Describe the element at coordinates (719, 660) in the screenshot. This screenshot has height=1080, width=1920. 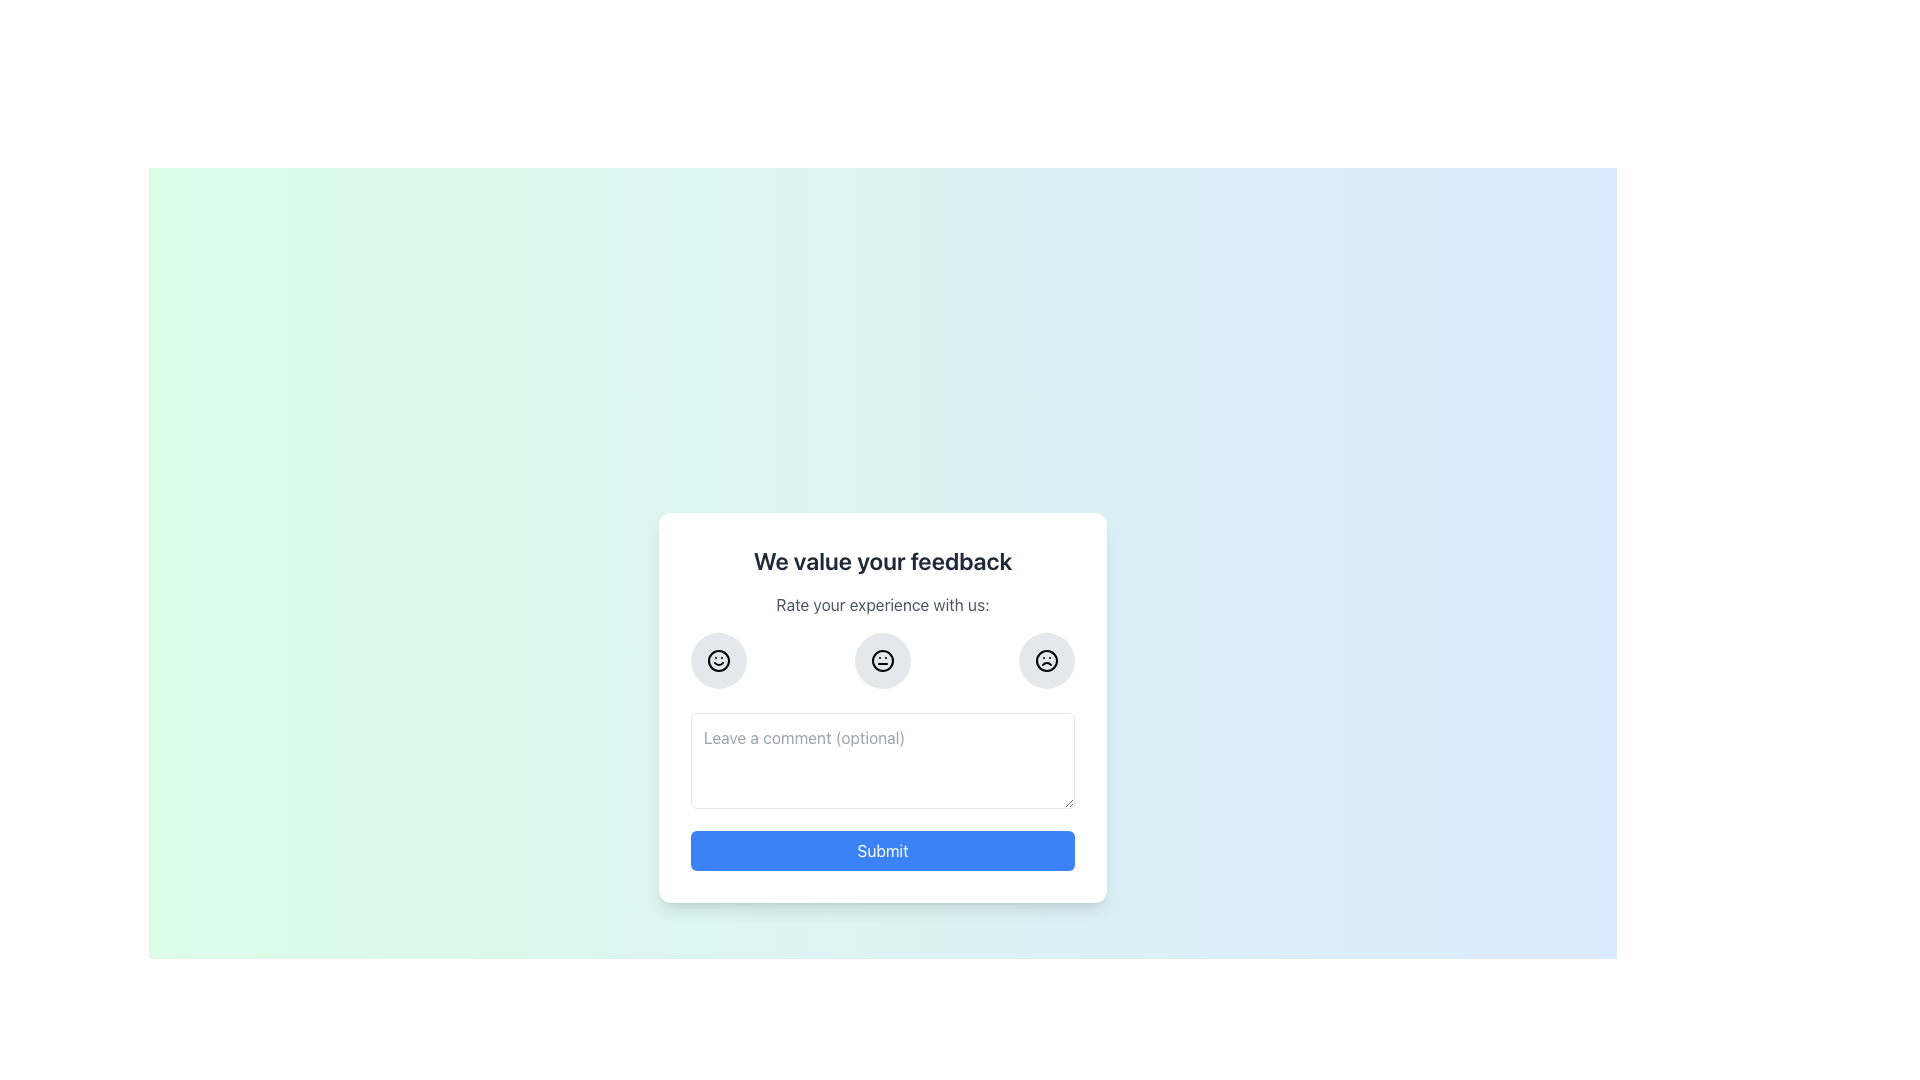
I see `the outermost circle of the smiley face icon, which is the leftmost icon in the row under the text 'Rate your experience with us'` at that location.